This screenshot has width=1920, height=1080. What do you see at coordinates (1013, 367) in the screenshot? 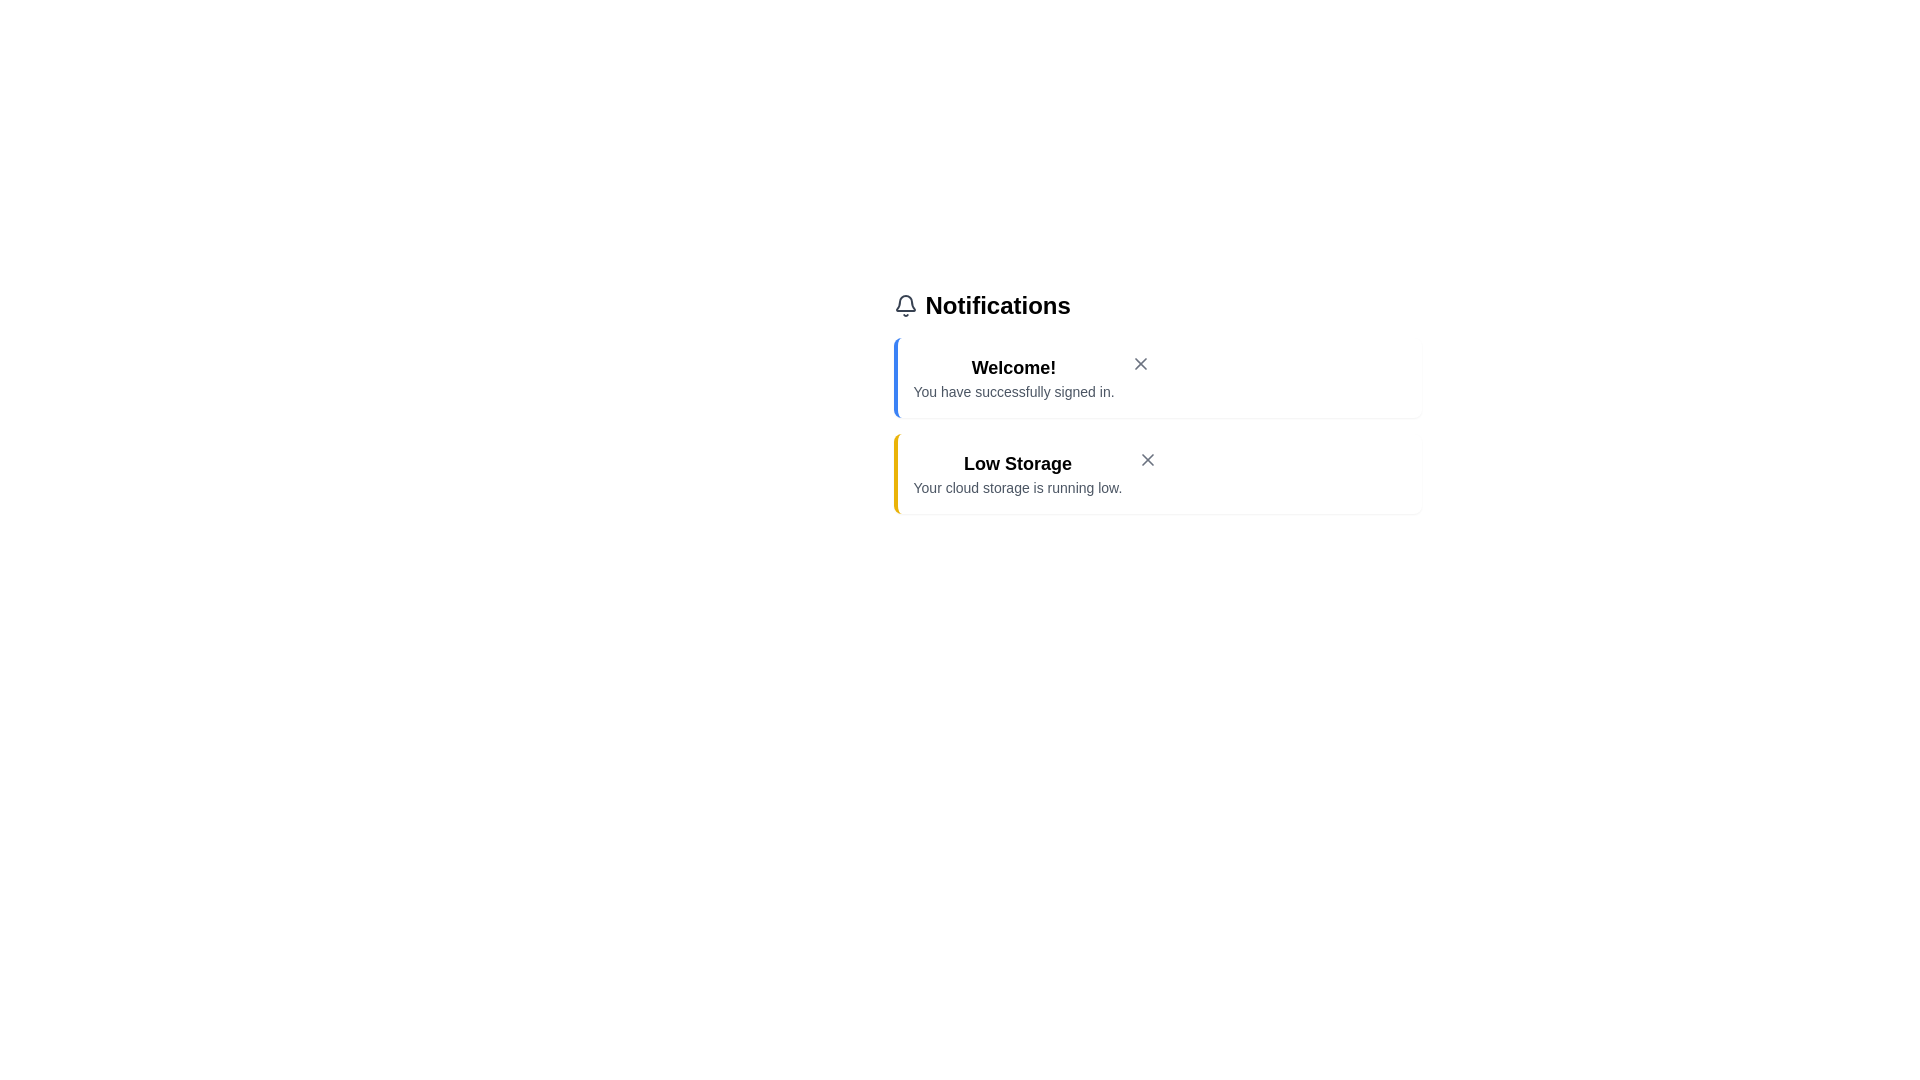
I see `the text label at the top of the notification card that conveys a welcoming message to the user` at bounding box center [1013, 367].